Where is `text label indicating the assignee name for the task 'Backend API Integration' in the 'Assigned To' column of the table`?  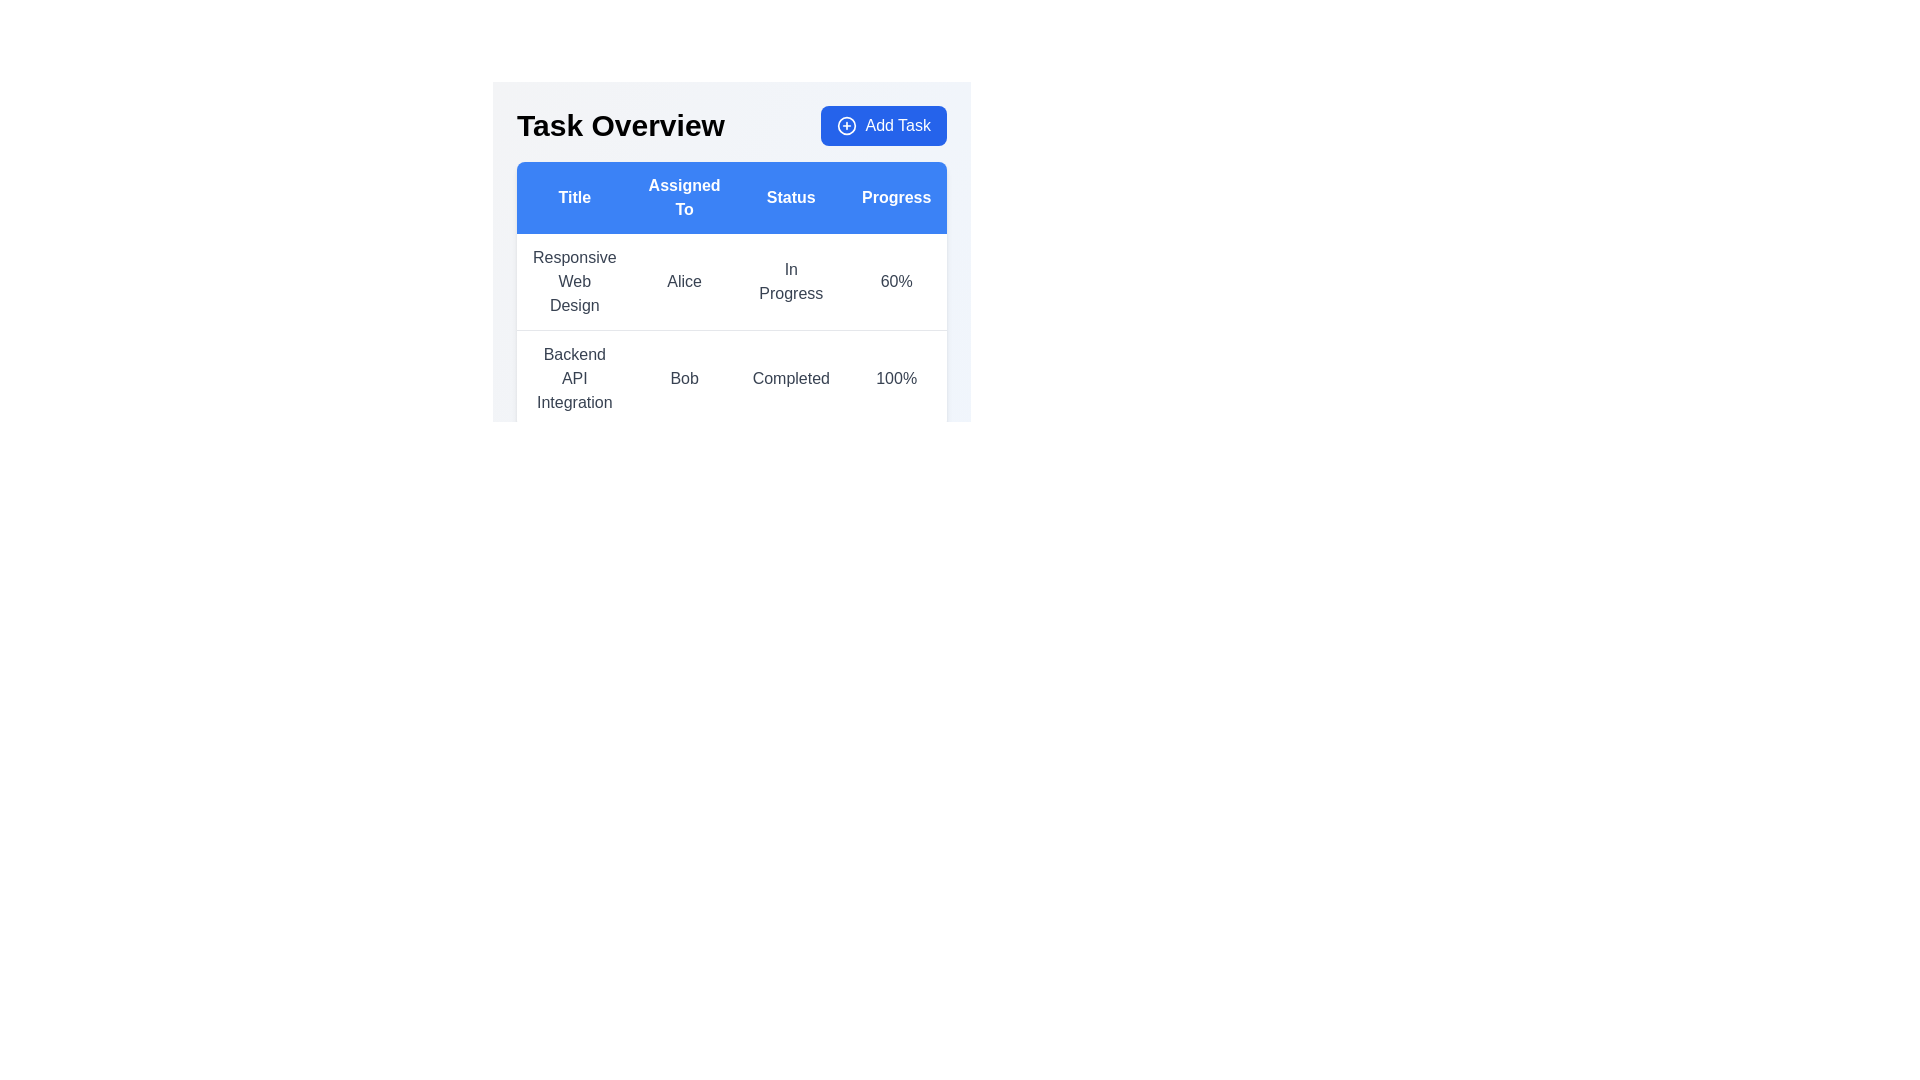
text label indicating the assignee name for the task 'Backend API Integration' in the 'Assigned To' column of the table is located at coordinates (684, 378).